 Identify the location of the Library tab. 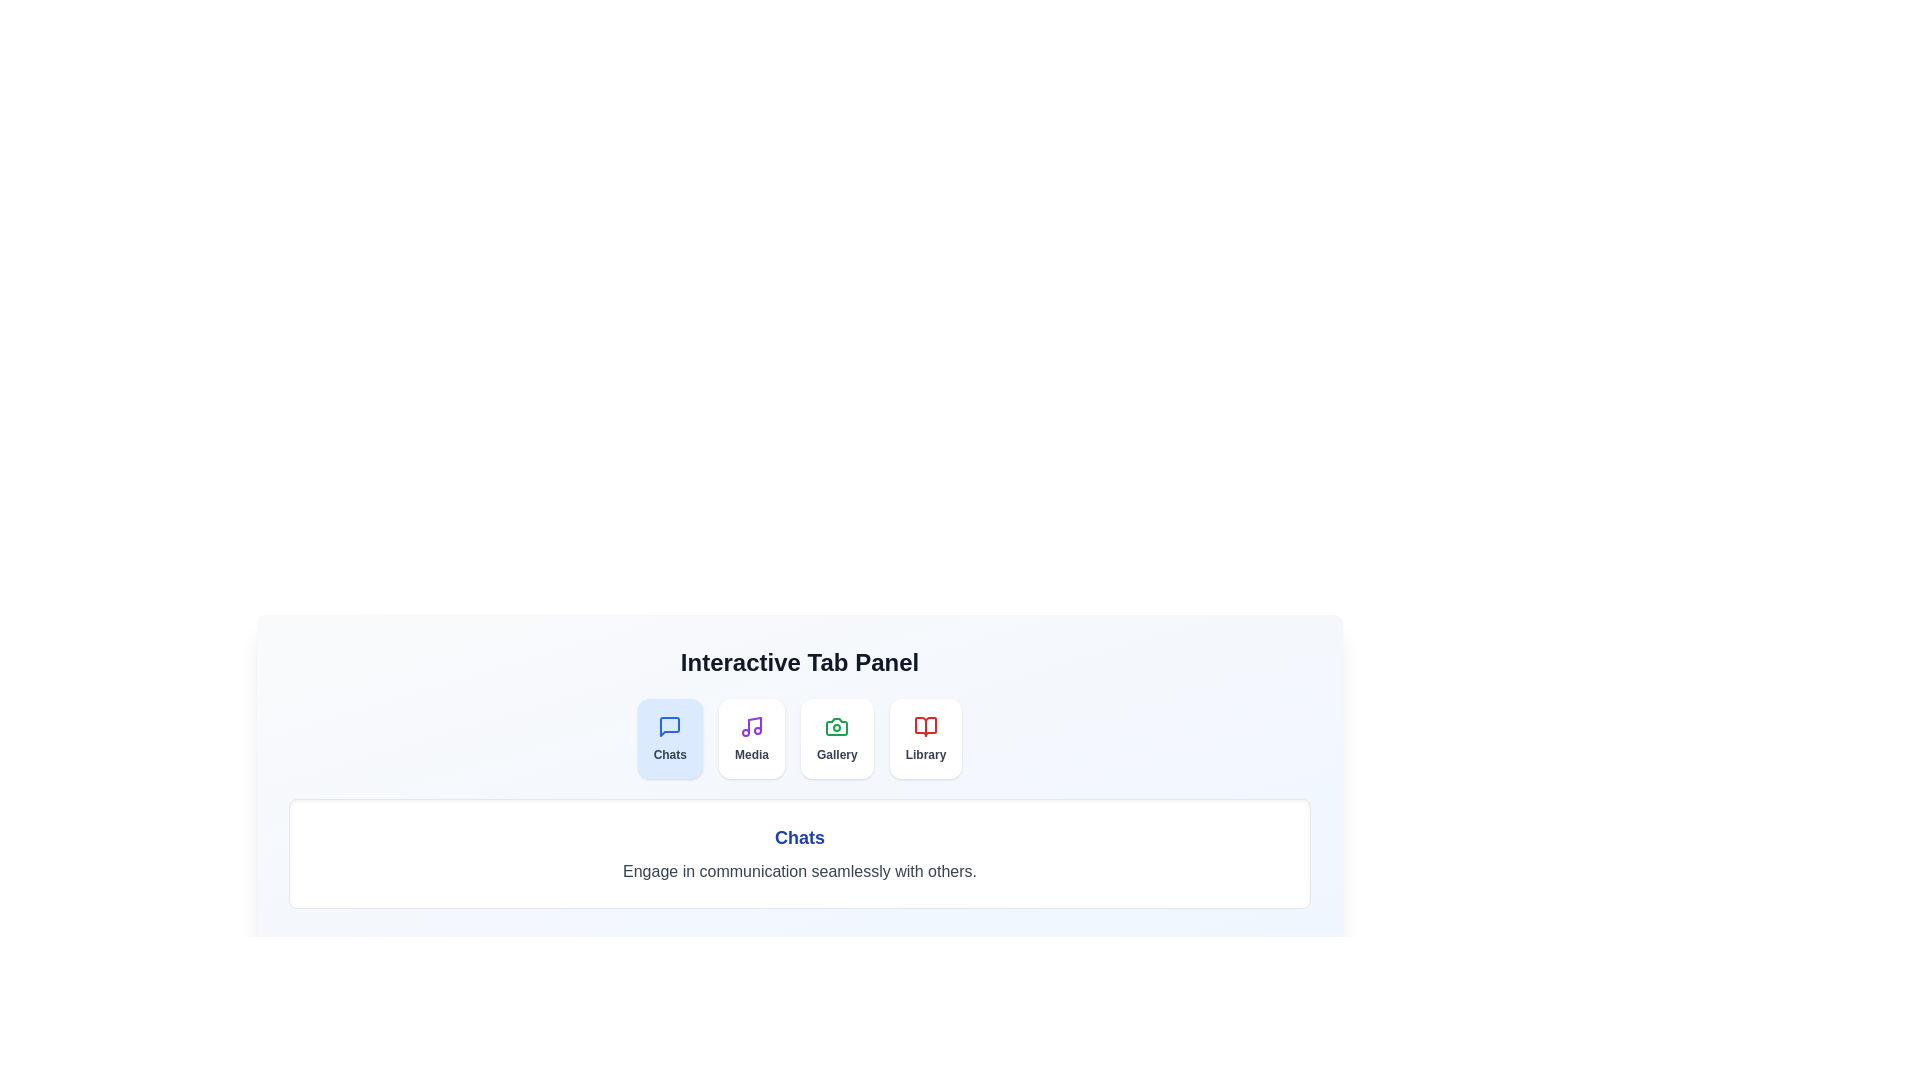
(925, 739).